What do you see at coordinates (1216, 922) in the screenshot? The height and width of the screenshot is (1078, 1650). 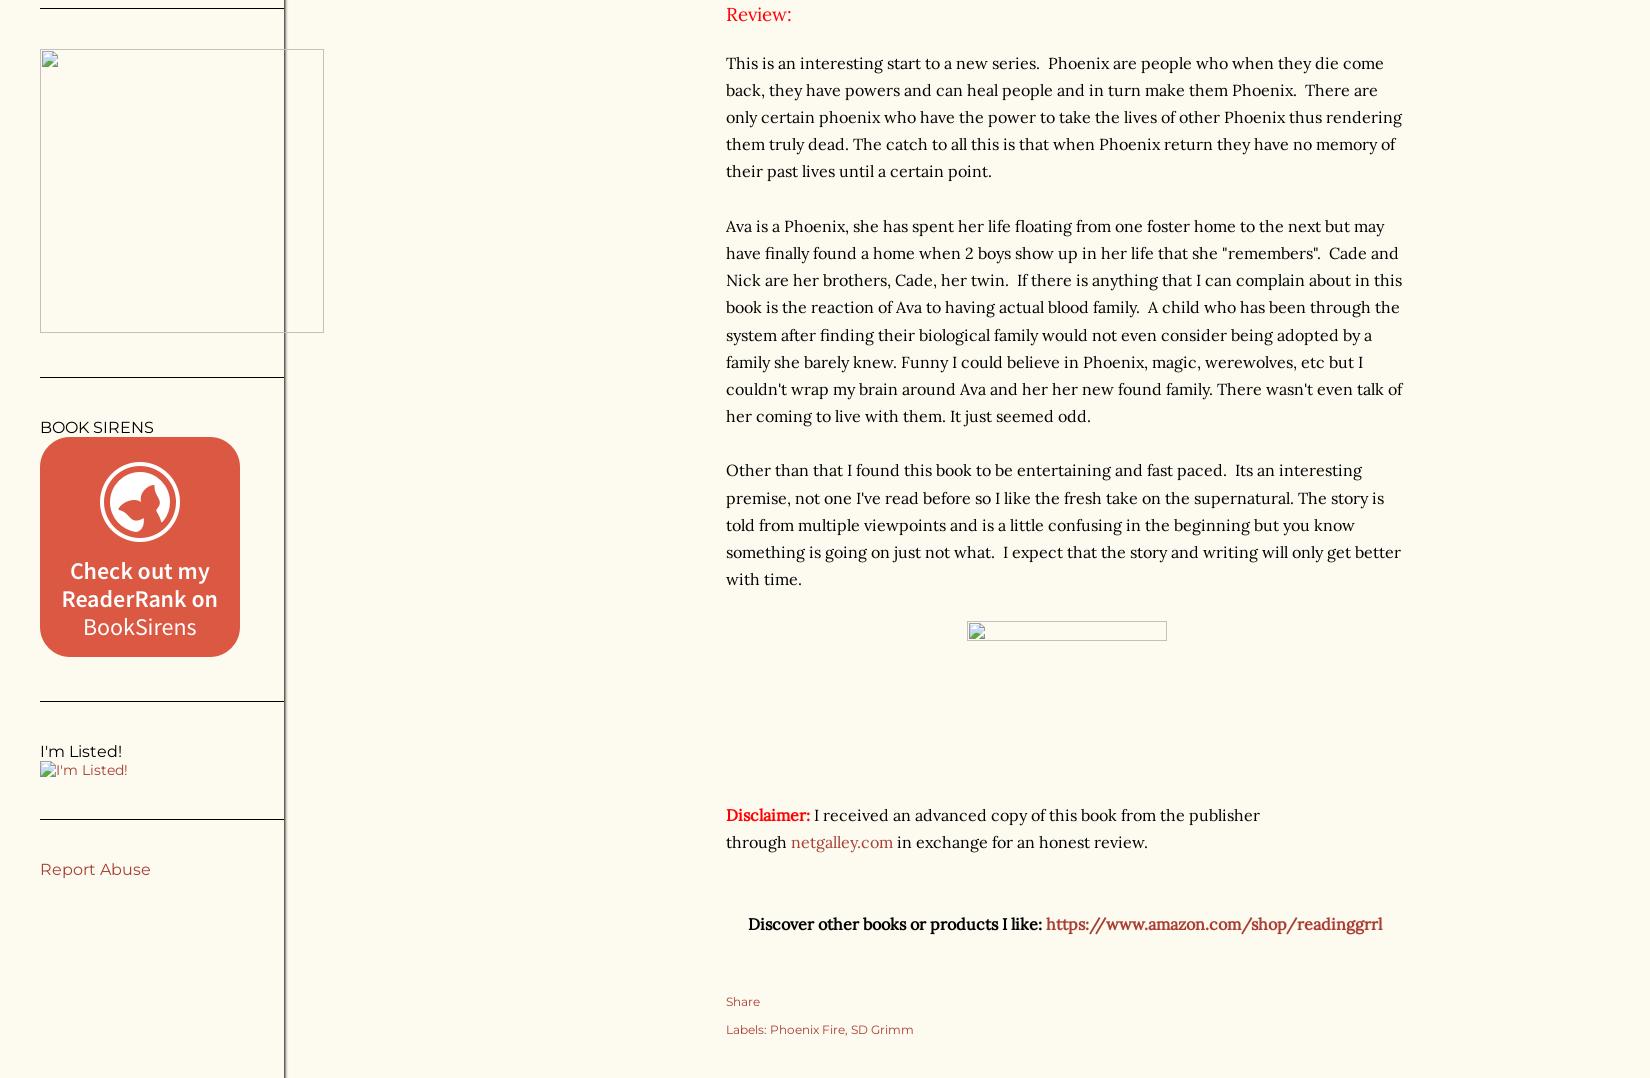 I see `'https://www.amazon.com/shop/readinggrrl'` at bounding box center [1216, 922].